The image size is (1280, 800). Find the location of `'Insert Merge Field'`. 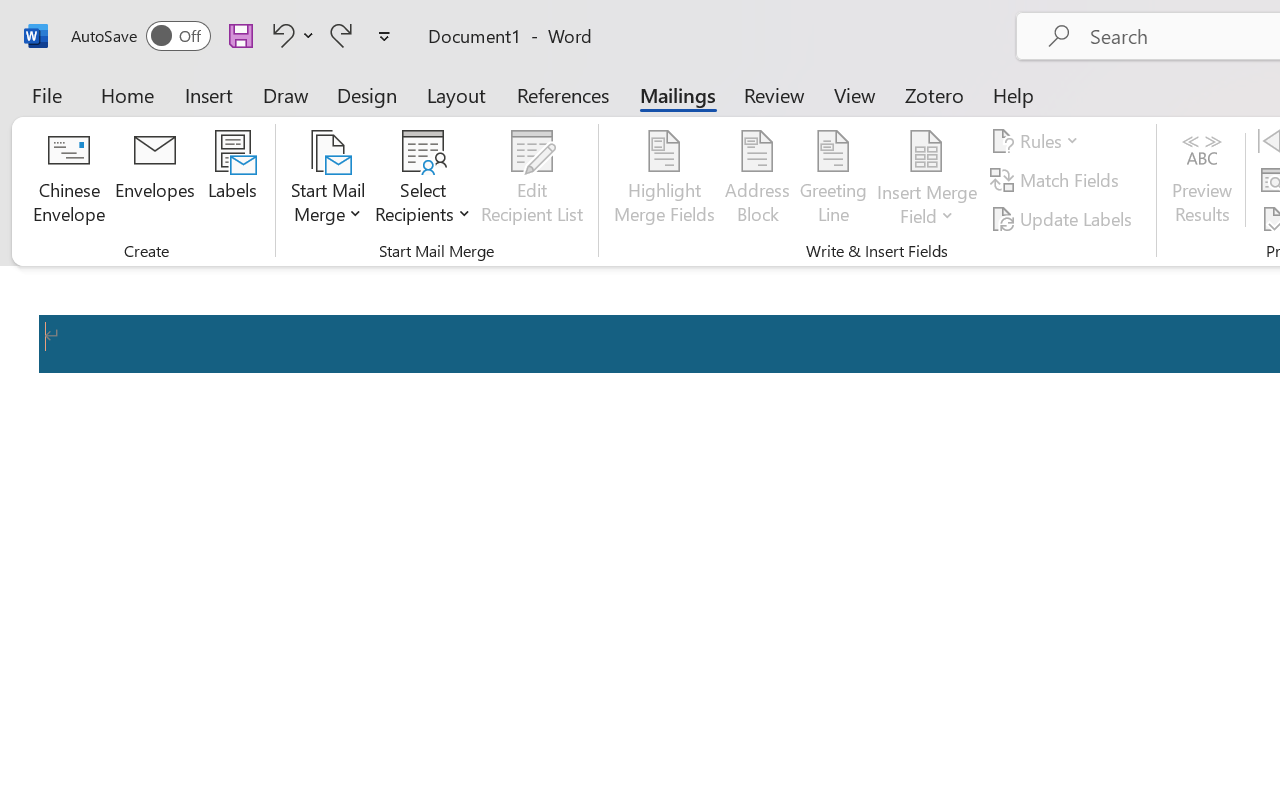

'Insert Merge Field' is located at coordinates (926, 179).